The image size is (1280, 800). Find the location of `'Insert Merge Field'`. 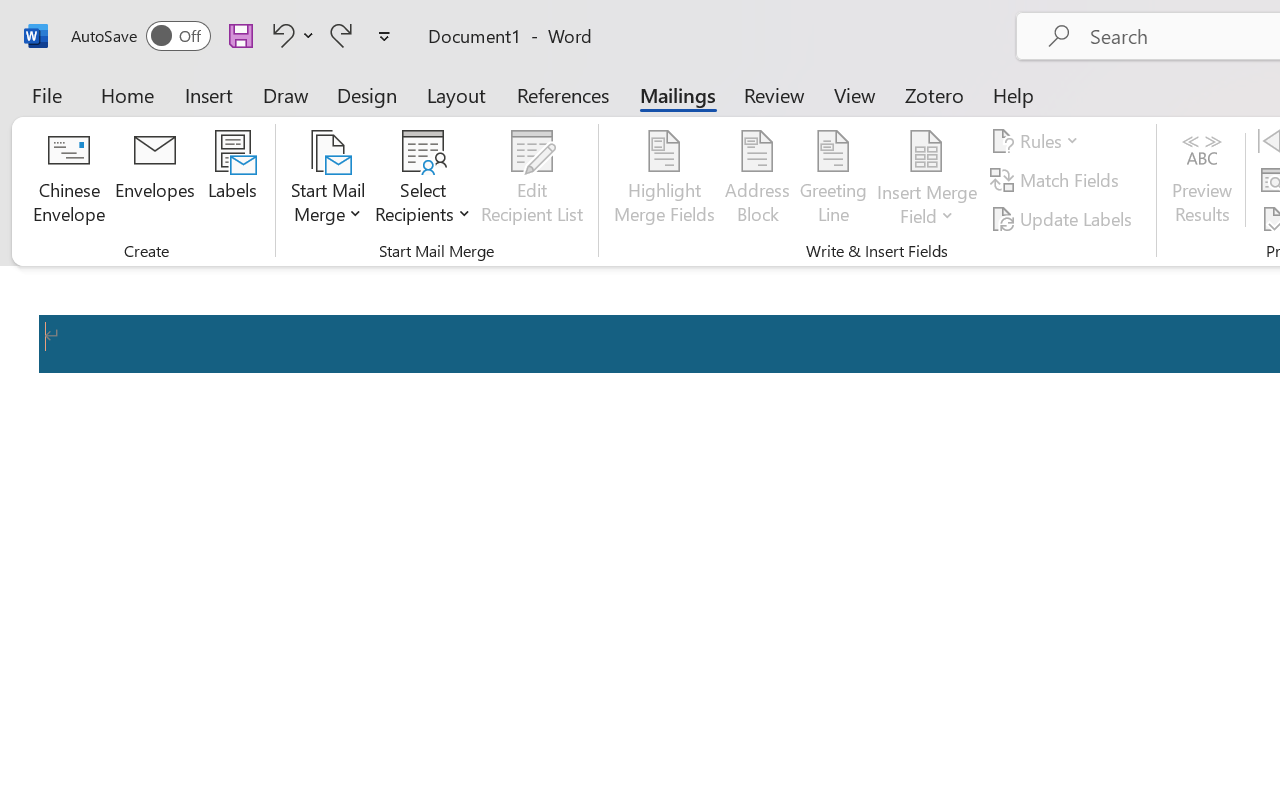

'Insert Merge Field' is located at coordinates (926, 179).